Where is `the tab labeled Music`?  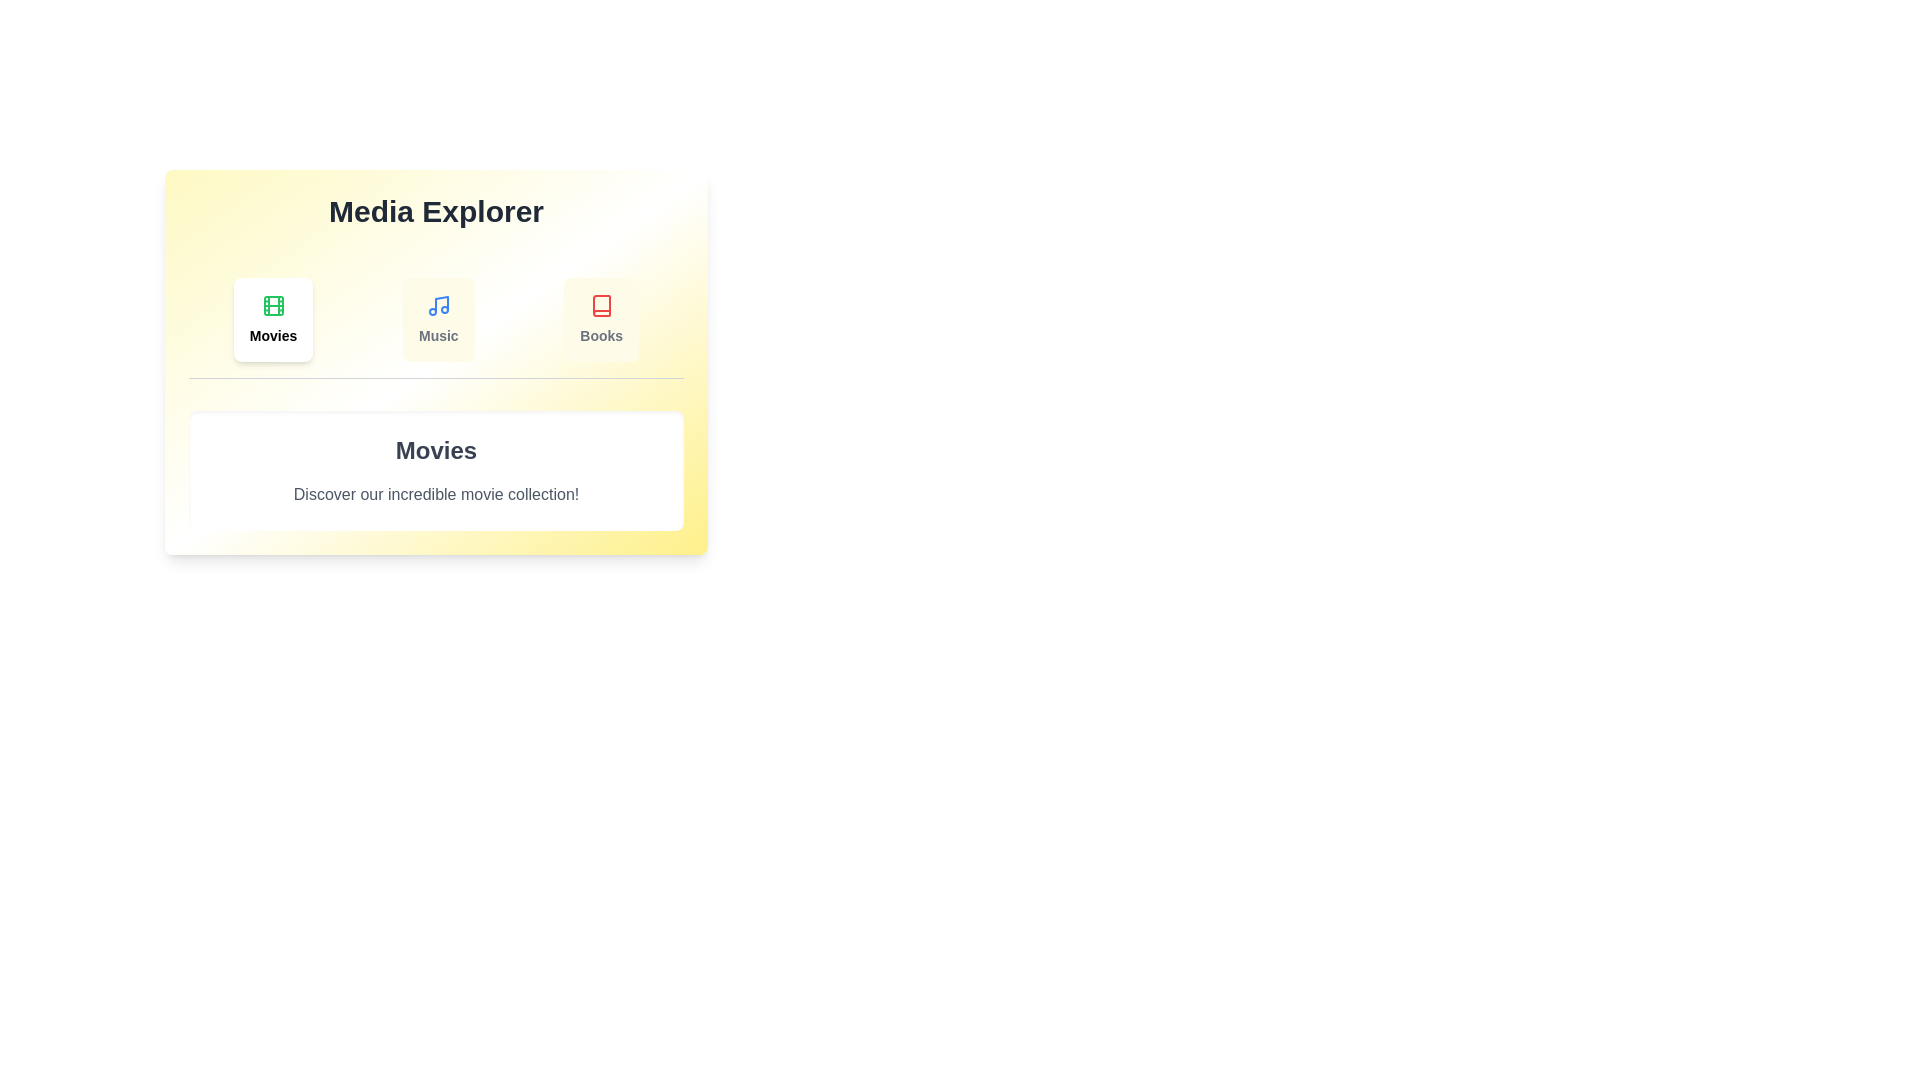 the tab labeled Music is located at coordinates (437, 319).